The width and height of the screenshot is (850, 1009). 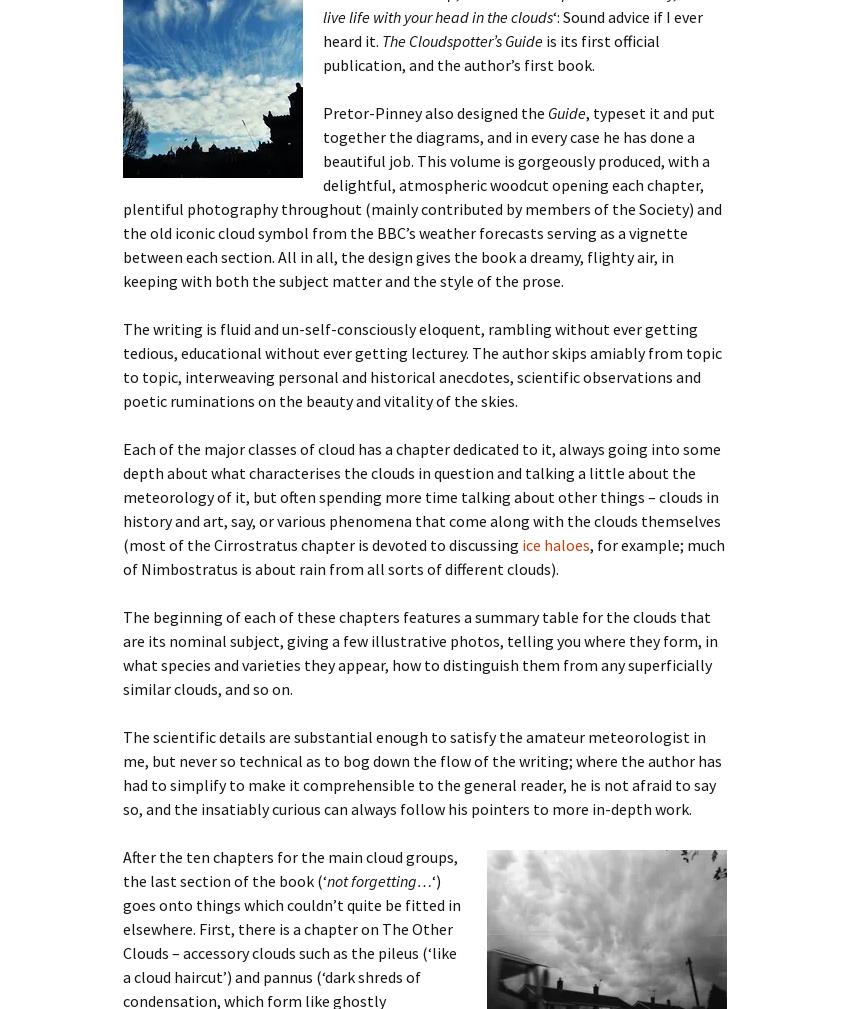 I want to click on 'The writing is fluid and un-self-consciously eloquent, rambling without ever getting tedious, educational without ever getting lecturey. The author skips amiably from topic to topic, interweaving personal and historical anecdotes, scientific observations and poetic ruminations on the beauty and vitality of the skies.', so click(x=121, y=363).